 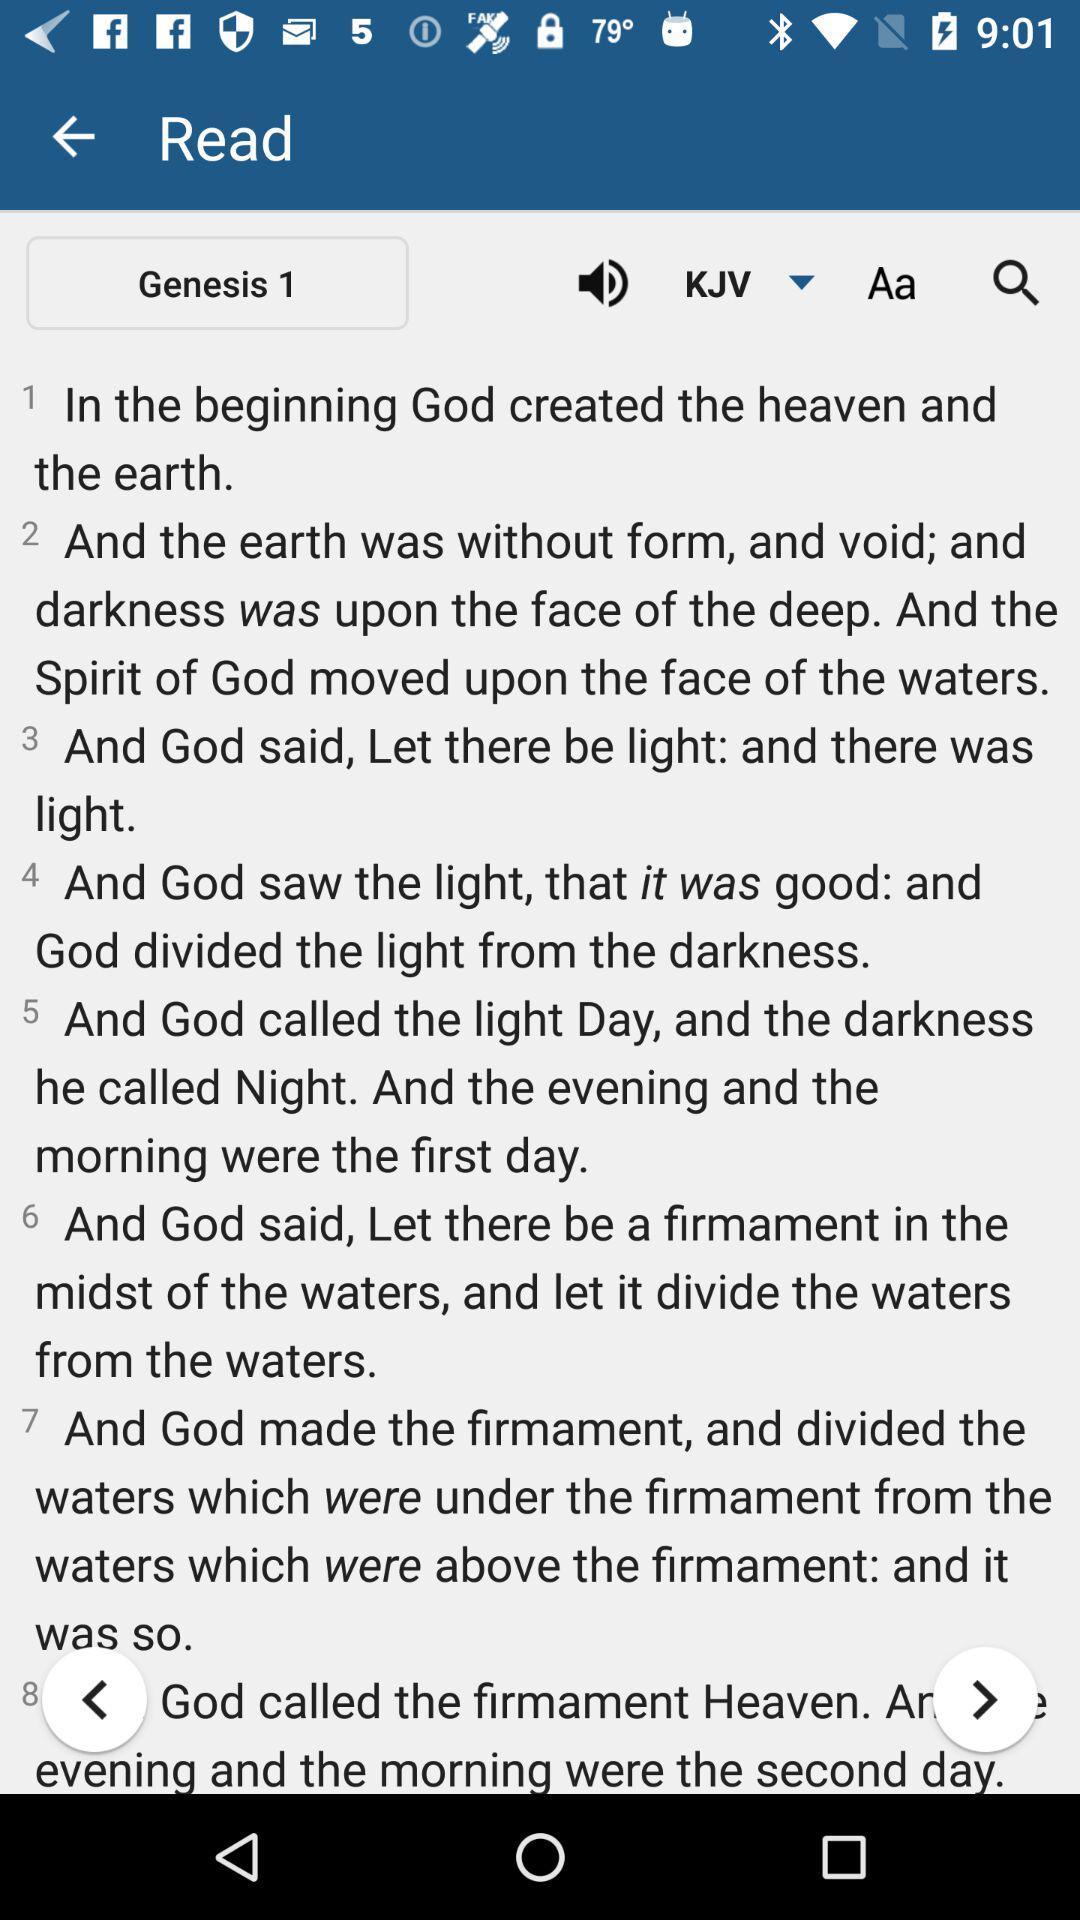 I want to click on the genesis 1 icon, so click(x=217, y=282).